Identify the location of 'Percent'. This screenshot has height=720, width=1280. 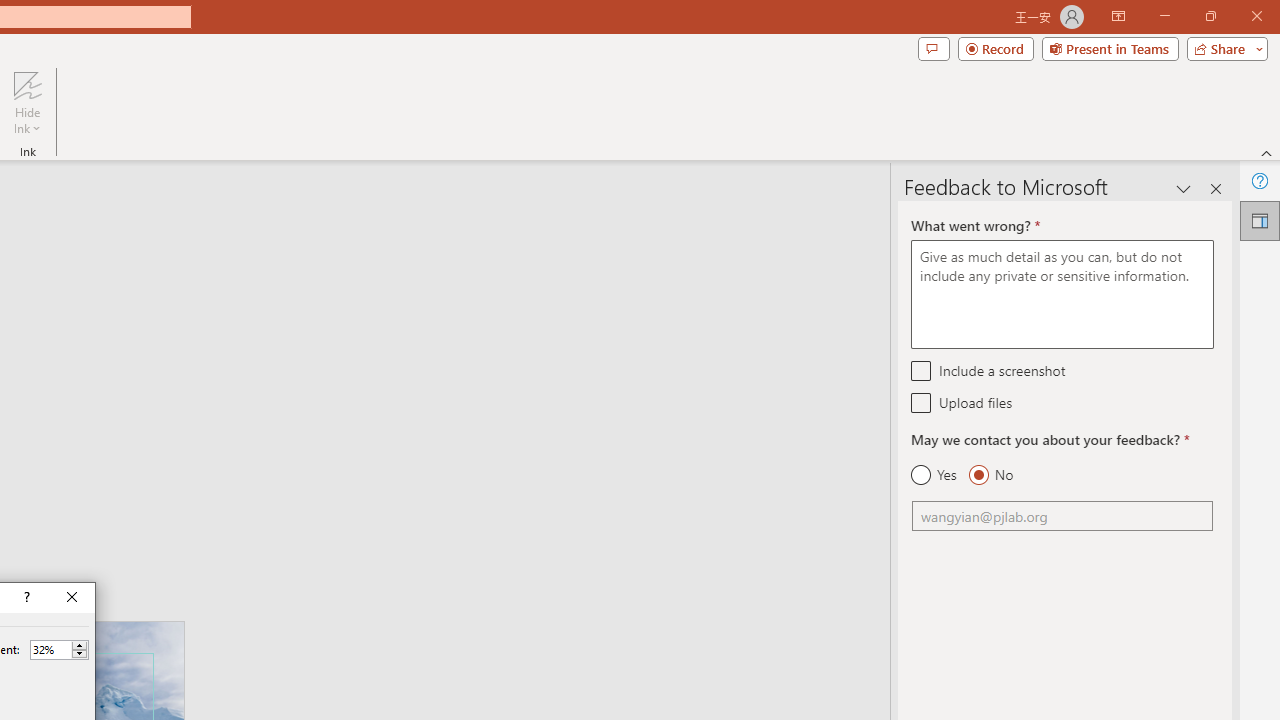
(50, 649).